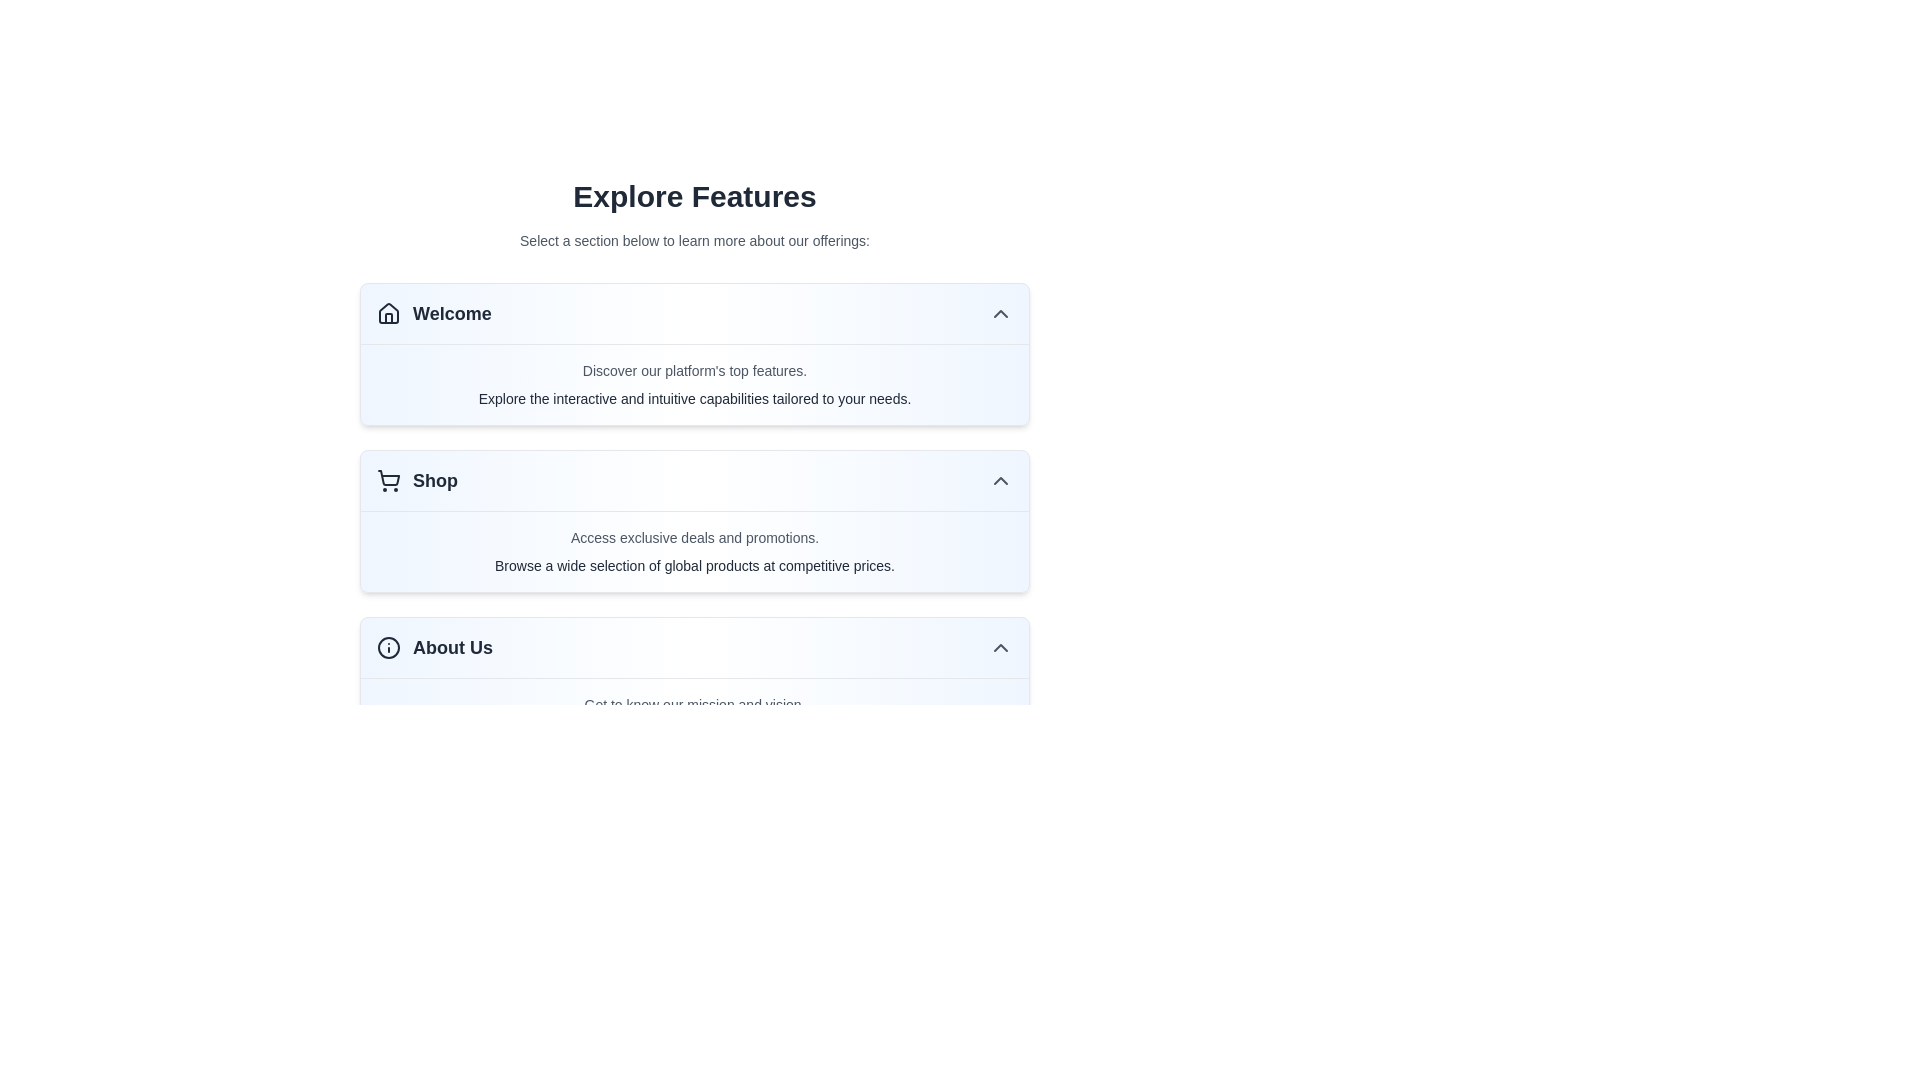 This screenshot has width=1920, height=1080. I want to click on the 'Shop' text label located below the 'Welcome' option and above the 'About Us' option in the vertical list under 'Explore Features', so click(434, 481).